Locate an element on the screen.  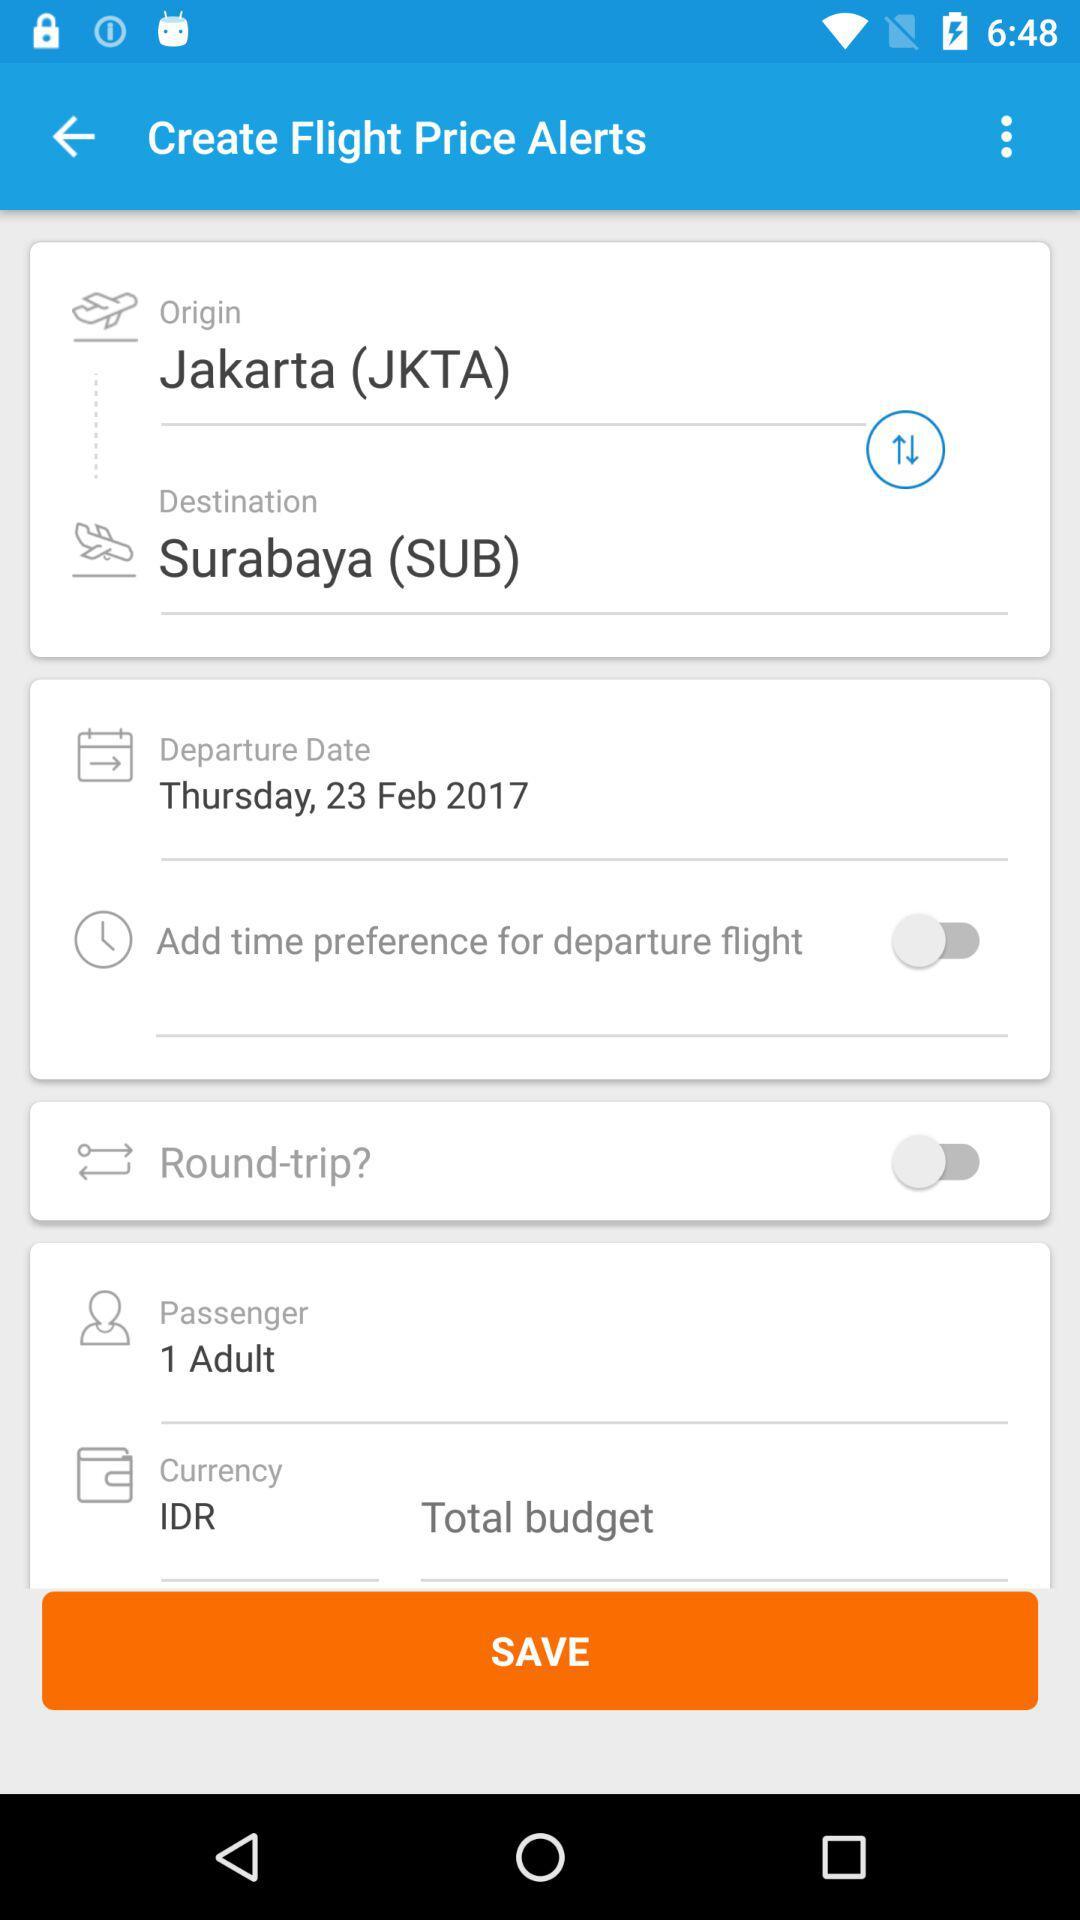
the item next to create flight price item is located at coordinates (1006, 135).